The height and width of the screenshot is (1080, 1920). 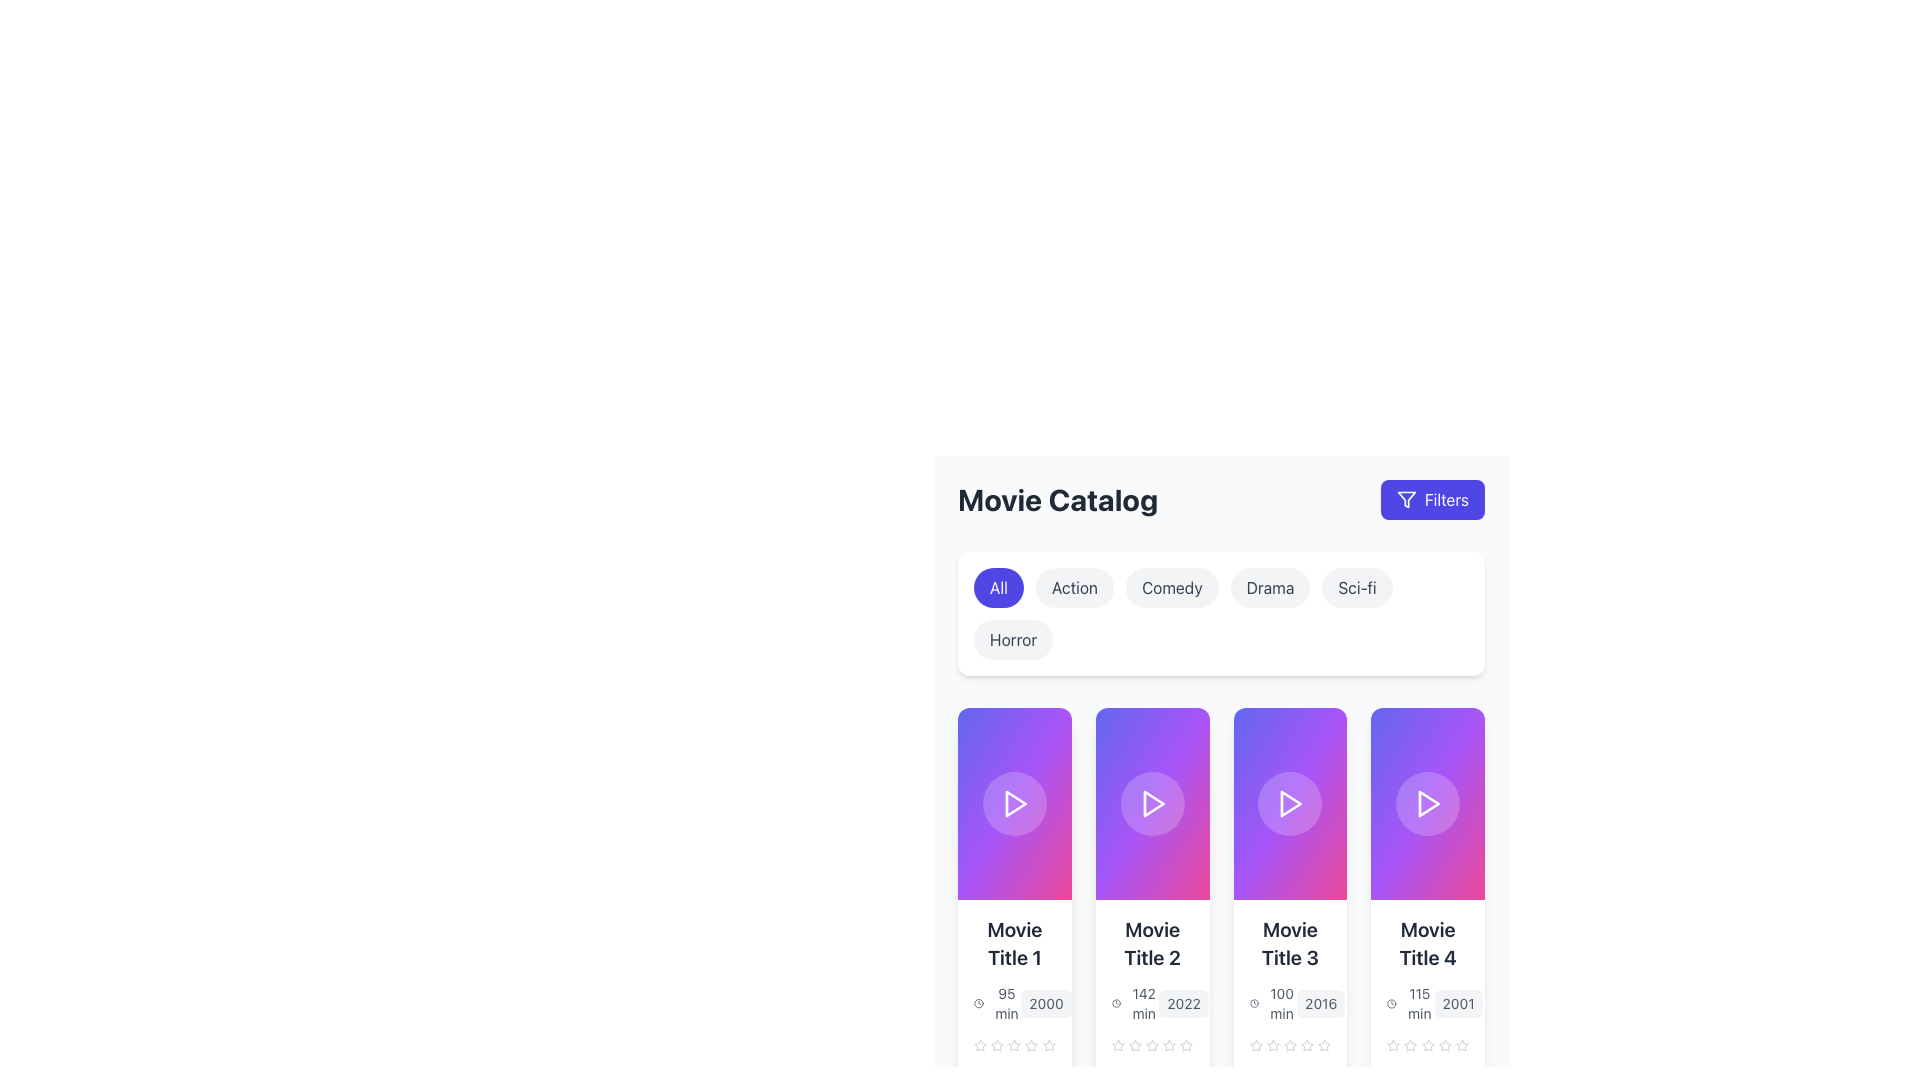 What do you see at coordinates (1152, 802) in the screenshot?
I see `the circular play button with a semi-transparent white background located in the 'Movie Title 2' card` at bounding box center [1152, 802].